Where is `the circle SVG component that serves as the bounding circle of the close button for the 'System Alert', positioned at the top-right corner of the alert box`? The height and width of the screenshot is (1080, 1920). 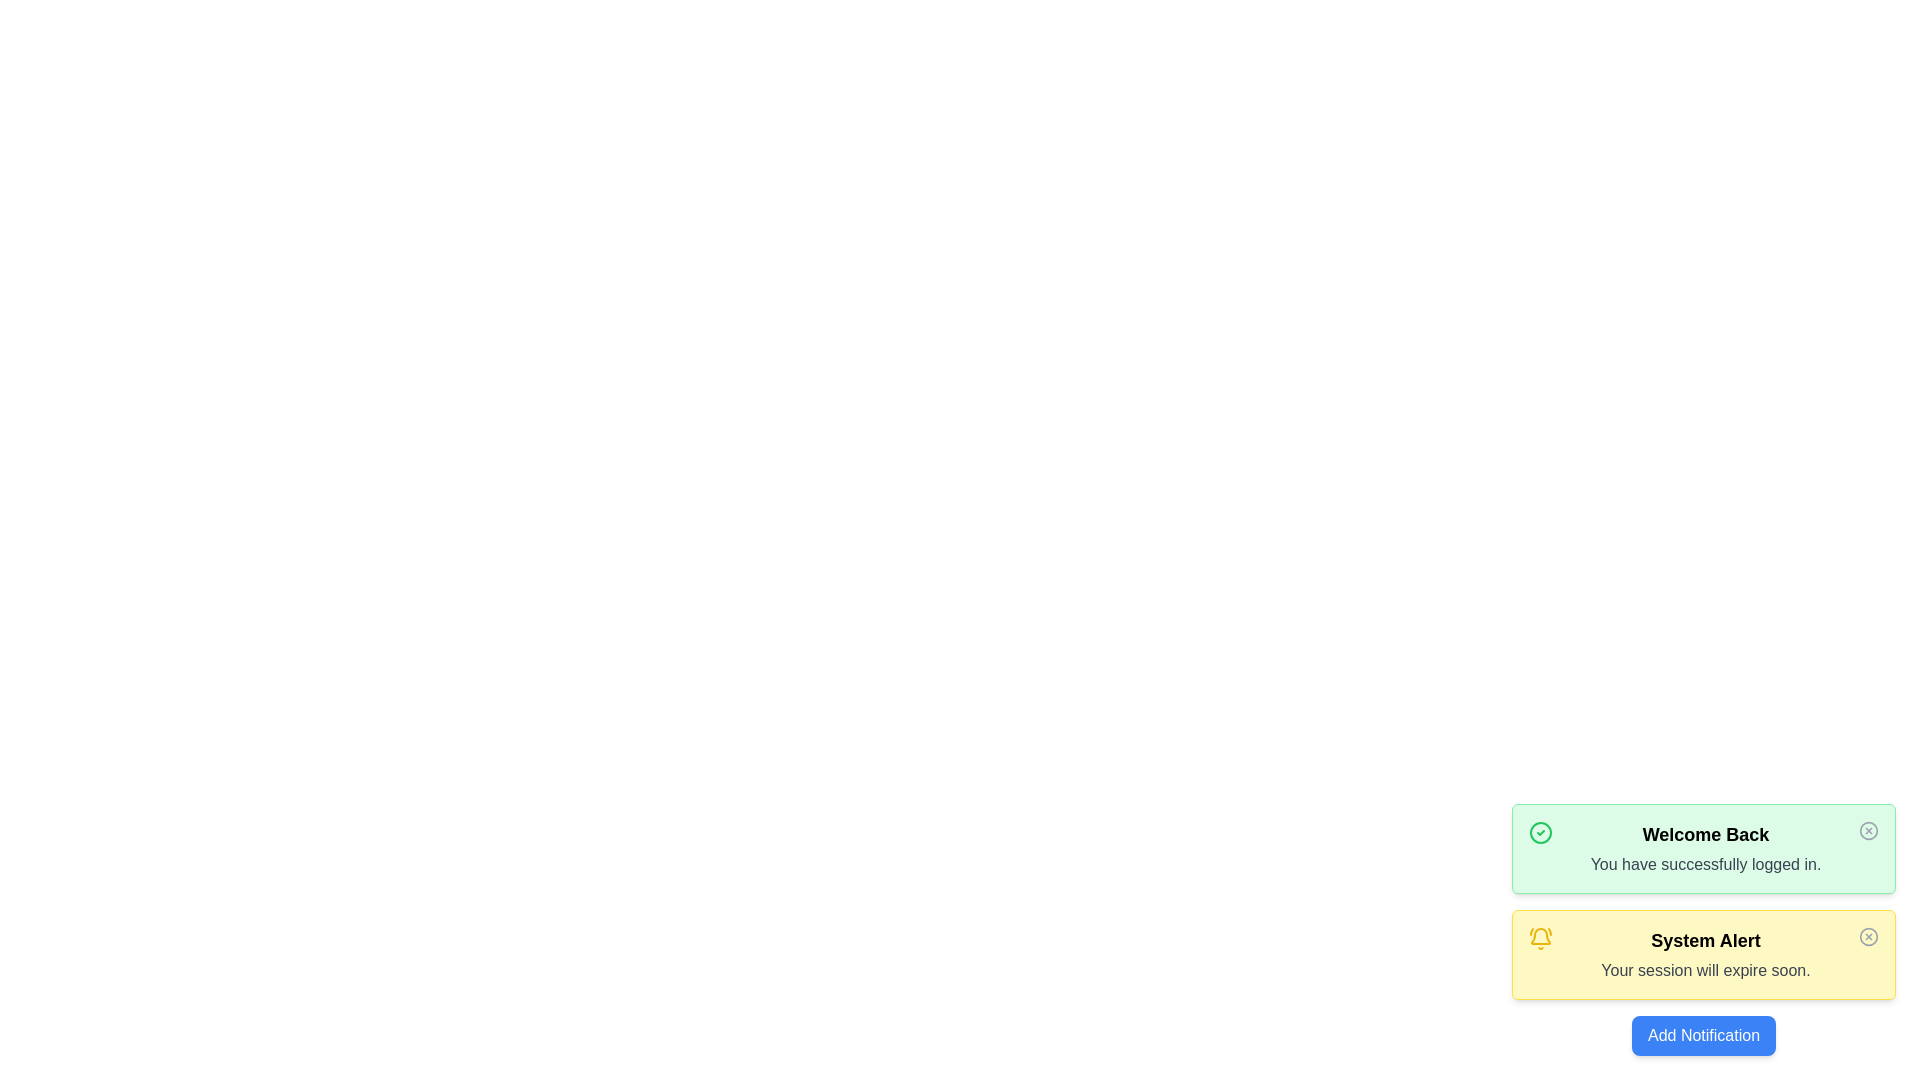
the circle SVG component that serves as the bounding circle of the close button for the 'System Alert', positioned at the top-right corner of the alert box is located at coordinates (1867, 937).